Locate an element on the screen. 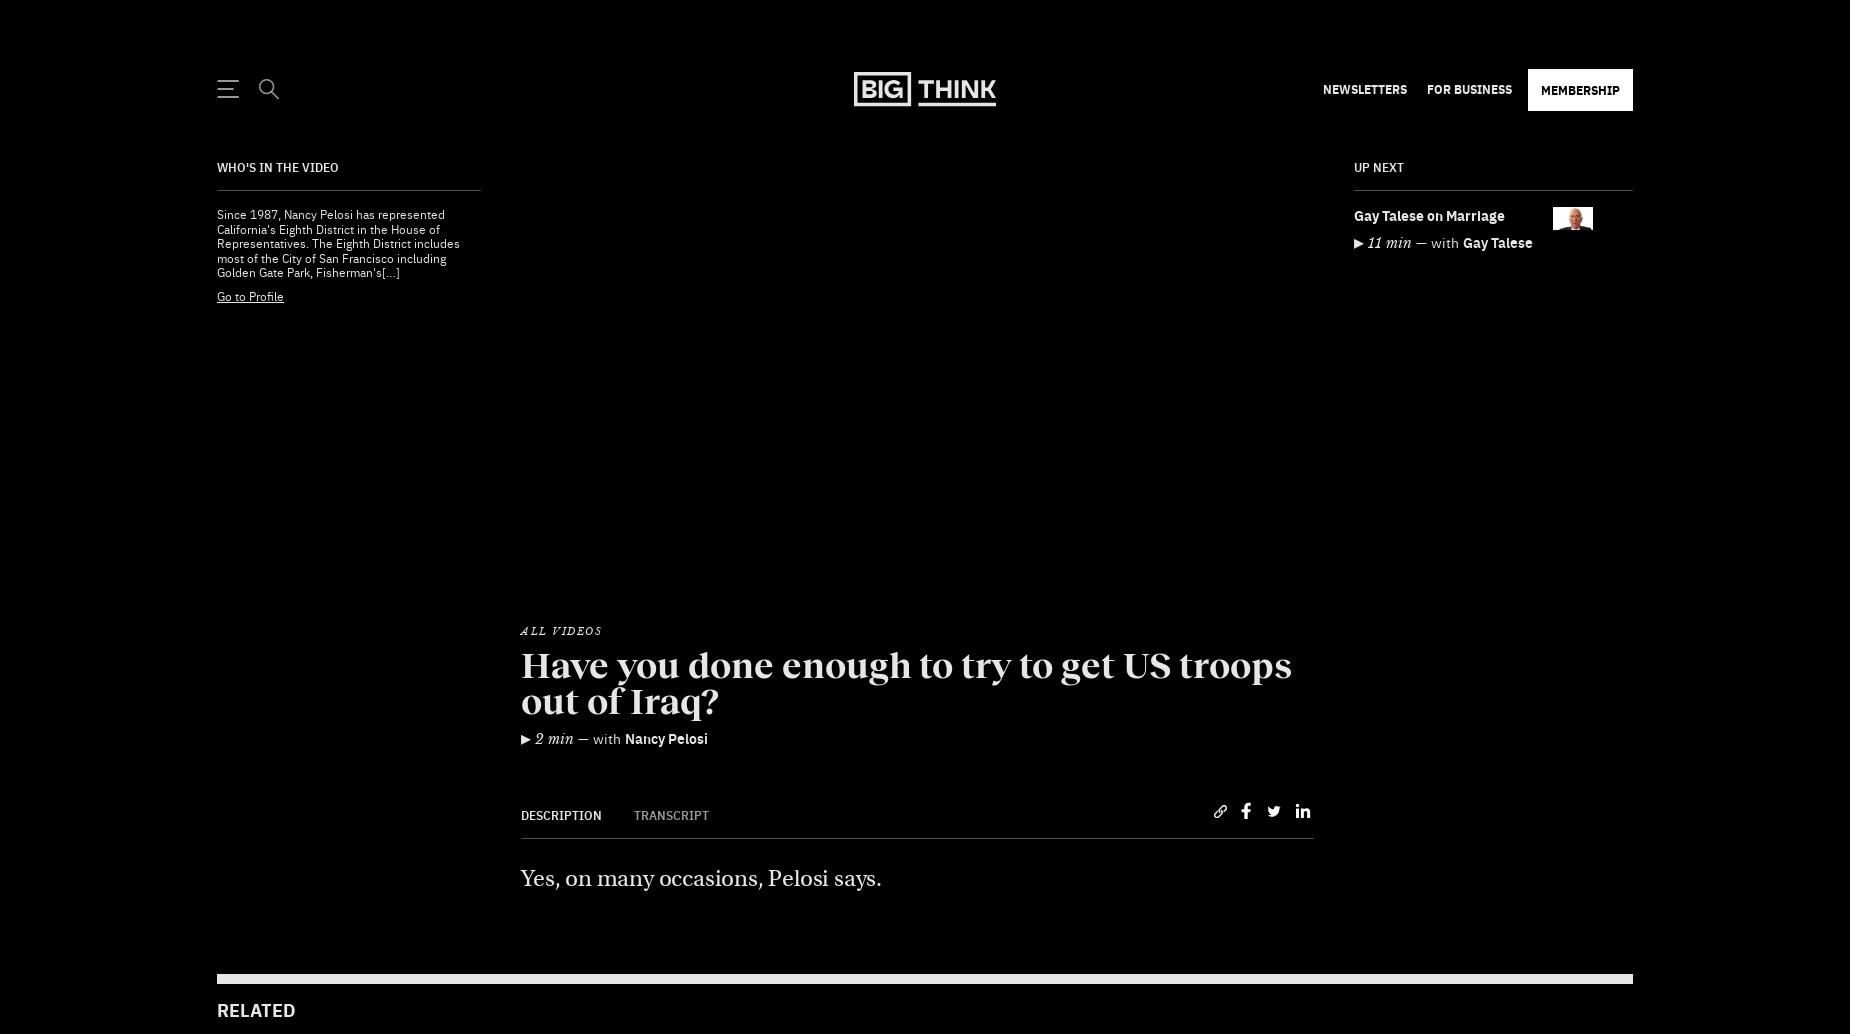 Image resolution: width=1850 pixels, height=1034 pixels. 'Transcript' is located at coordinates (671, 765).